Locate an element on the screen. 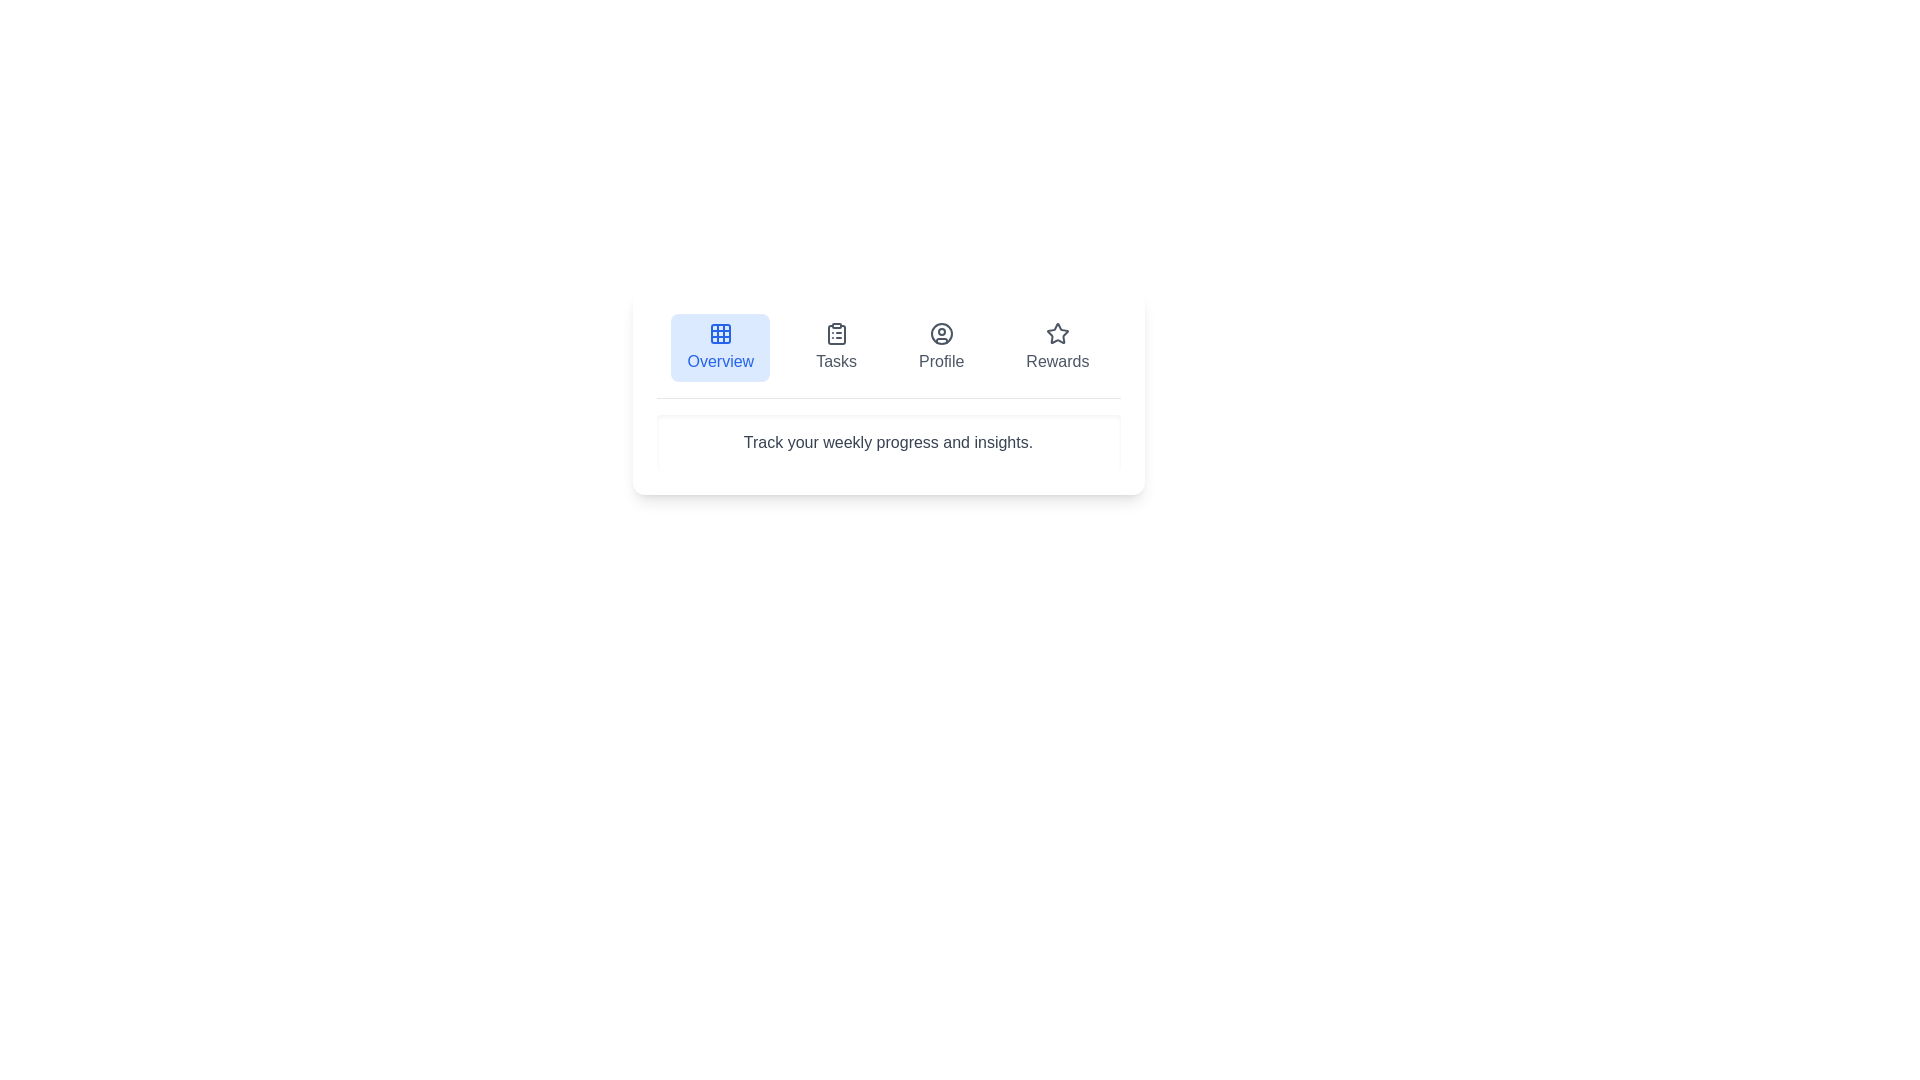  the active tab element, a rounded rectangle measuring 18x18 units, located within the 'Overview' tab's icon in the top menu bar is located at coordinates (720, 333).